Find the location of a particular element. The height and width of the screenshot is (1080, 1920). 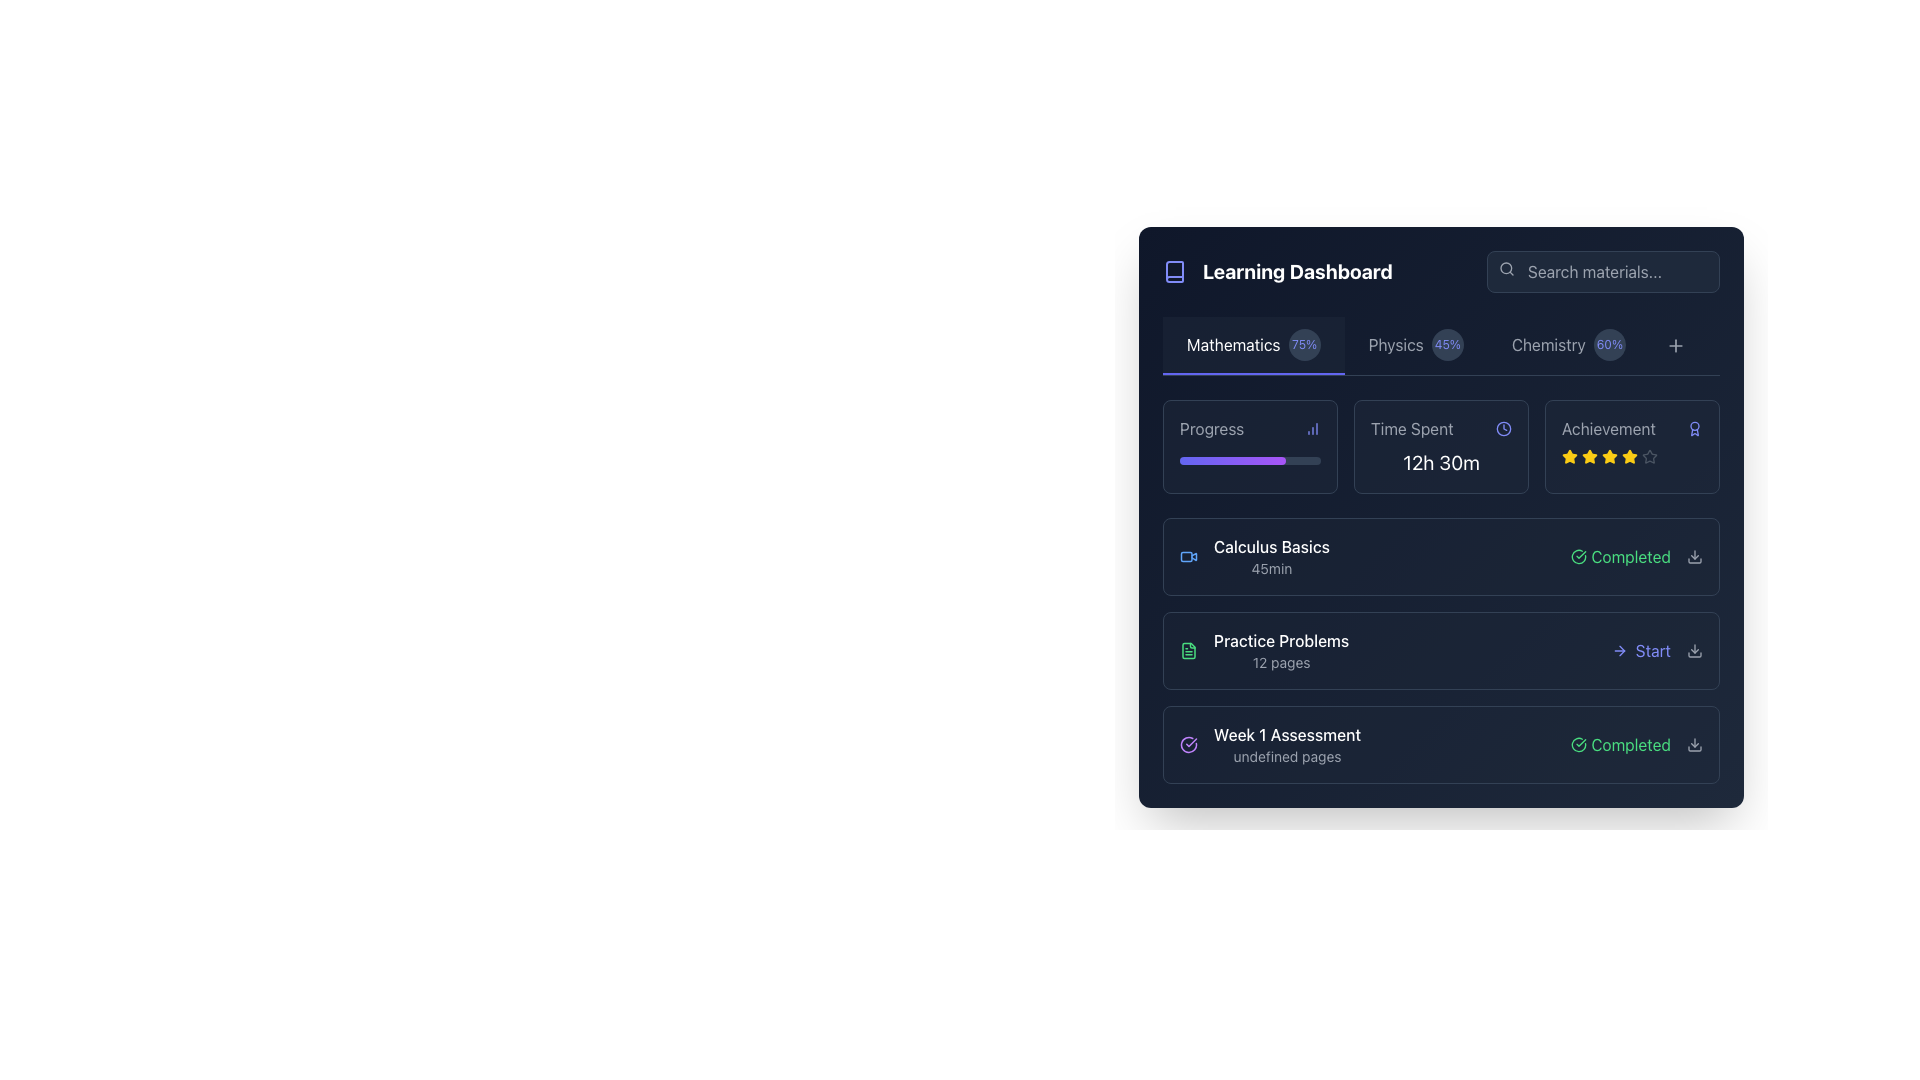

the text block displaying 'Calculus Basics' in white, located in the 'Learning Dashboard' under the 'Mathematics' tab is located at coordinates (1271, 556).